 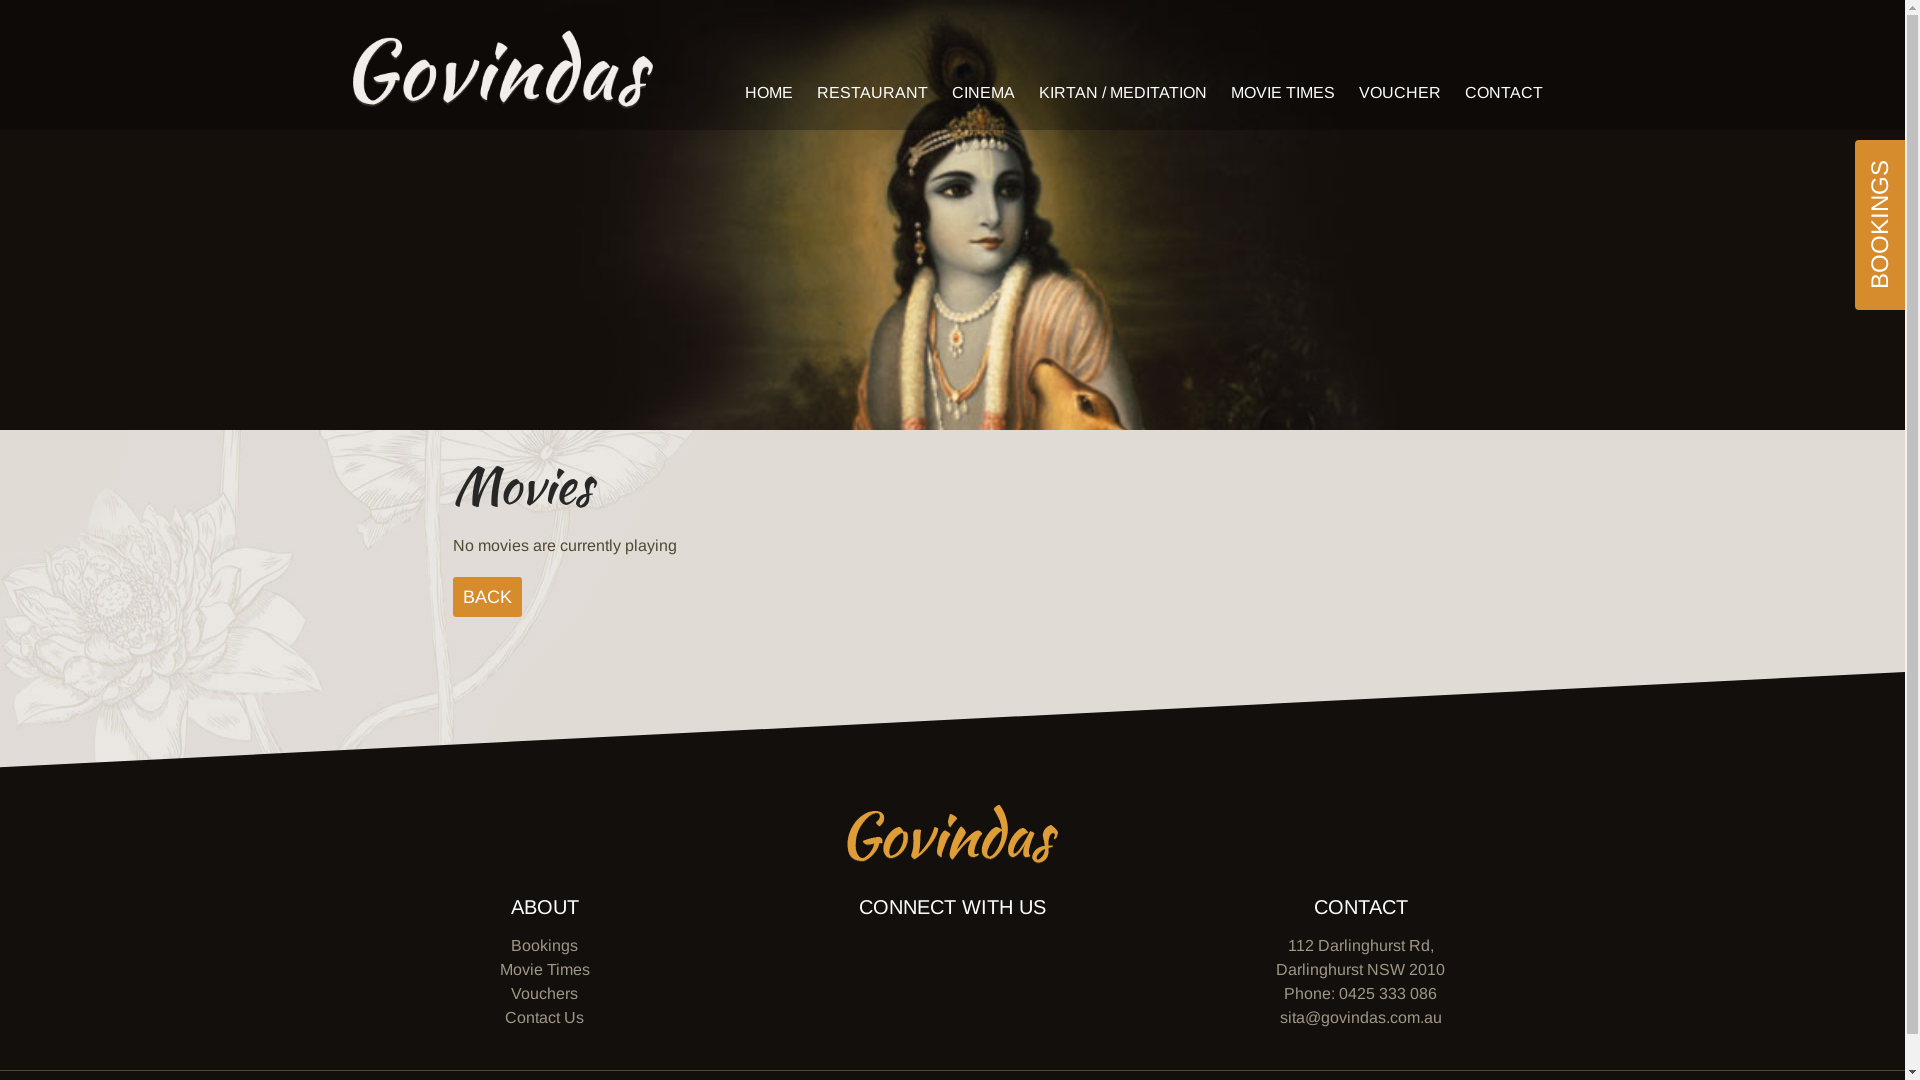 I want to click on 'RESTAURANT', so click(x=871, y=92).